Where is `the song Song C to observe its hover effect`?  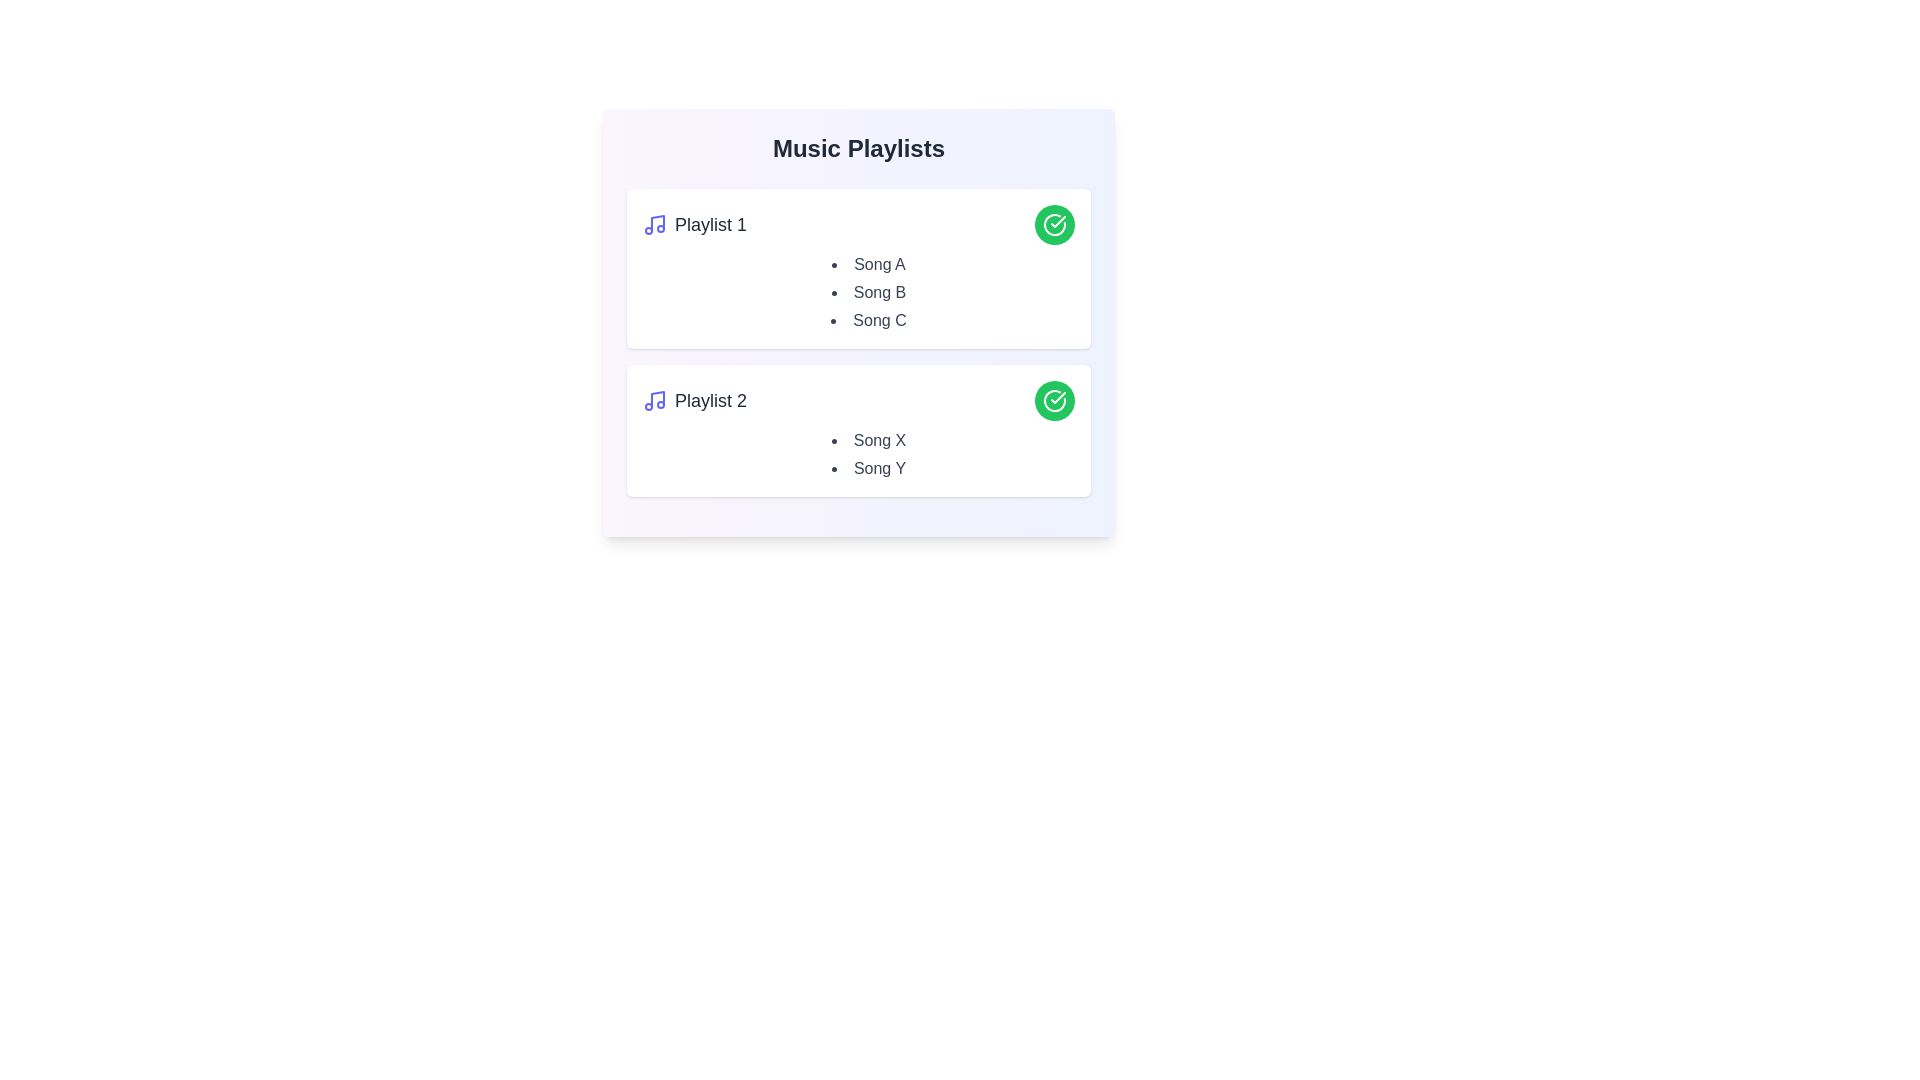 the song Song C to observe its hover effect is located at coordinates (868, 319).